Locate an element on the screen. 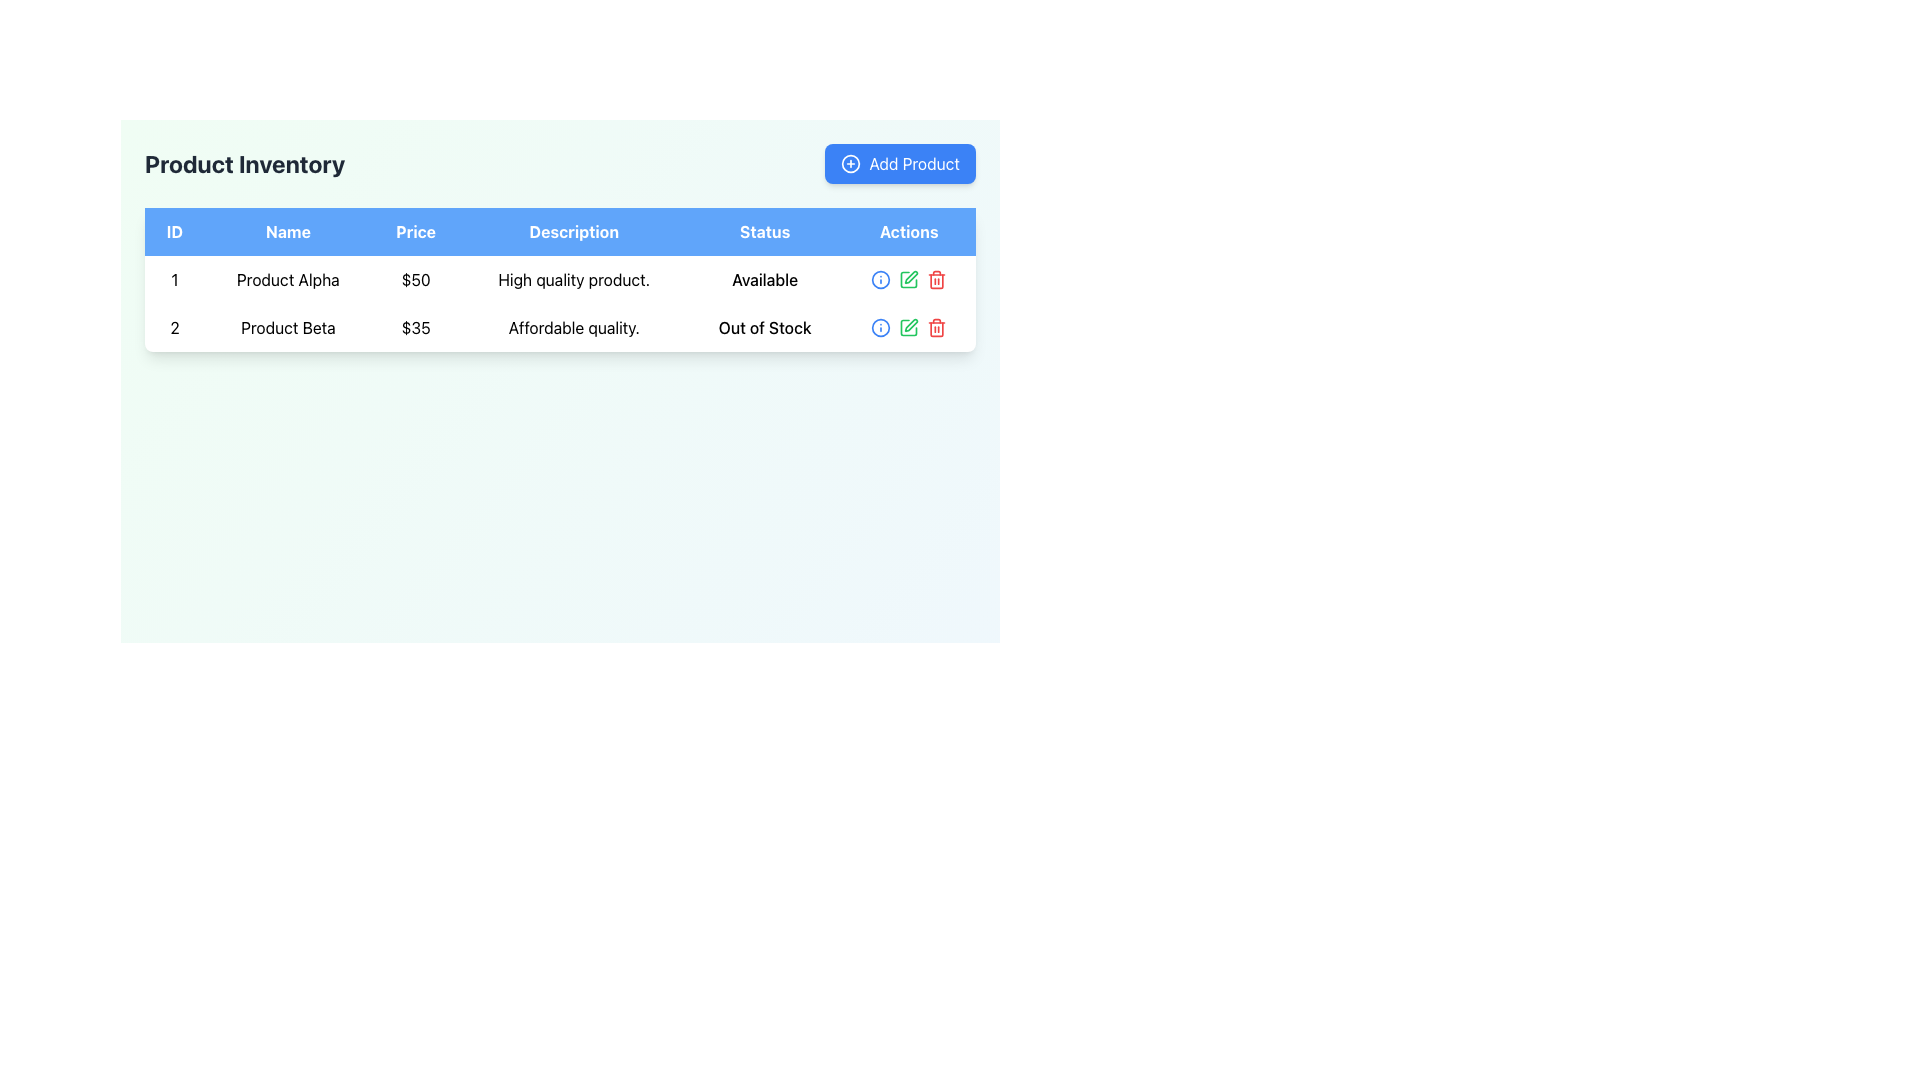 Image resolution: width=1920 pixels, height=1080 pixels. the identifier text for the second row in the 'Product Inventory' table, located beneath the number '1' and to the left of 'Product Beta' is located at coordinates (174, 326).